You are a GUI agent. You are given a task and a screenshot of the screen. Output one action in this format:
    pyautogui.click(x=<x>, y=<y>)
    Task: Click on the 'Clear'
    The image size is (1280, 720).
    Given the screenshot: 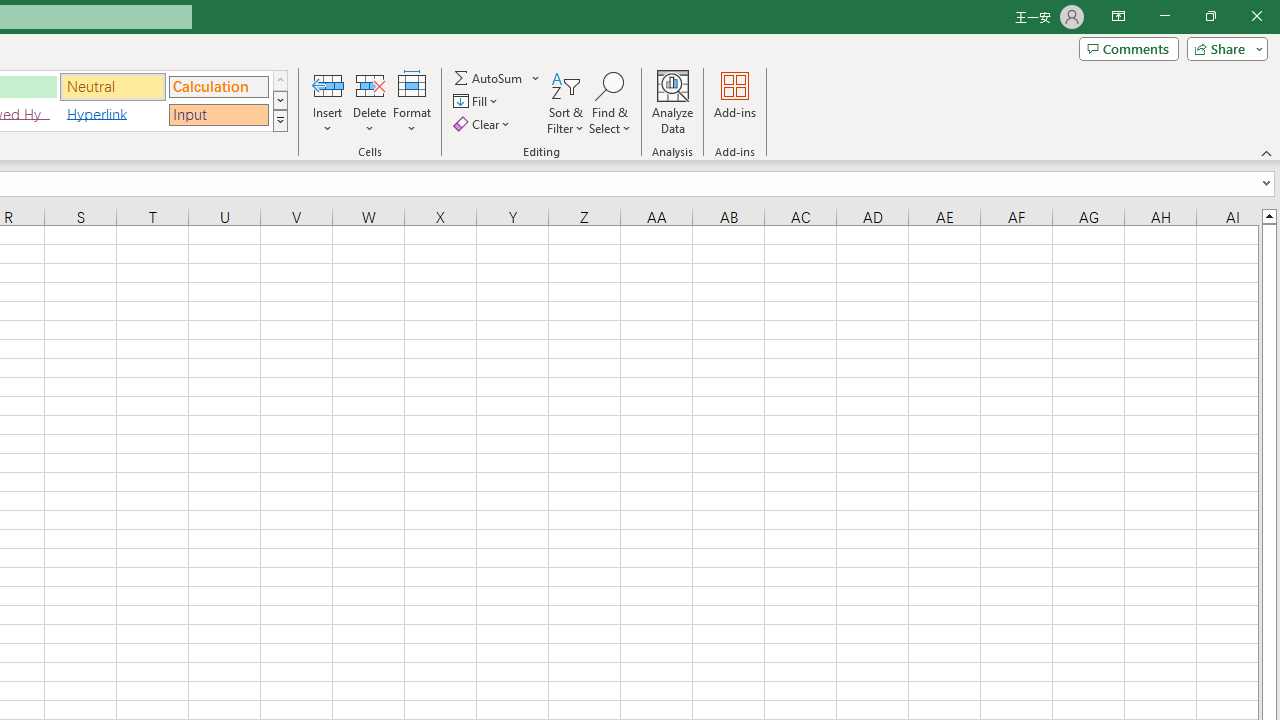 What is the action you would take?
    pyautogui.click(x=483, y=124)
    